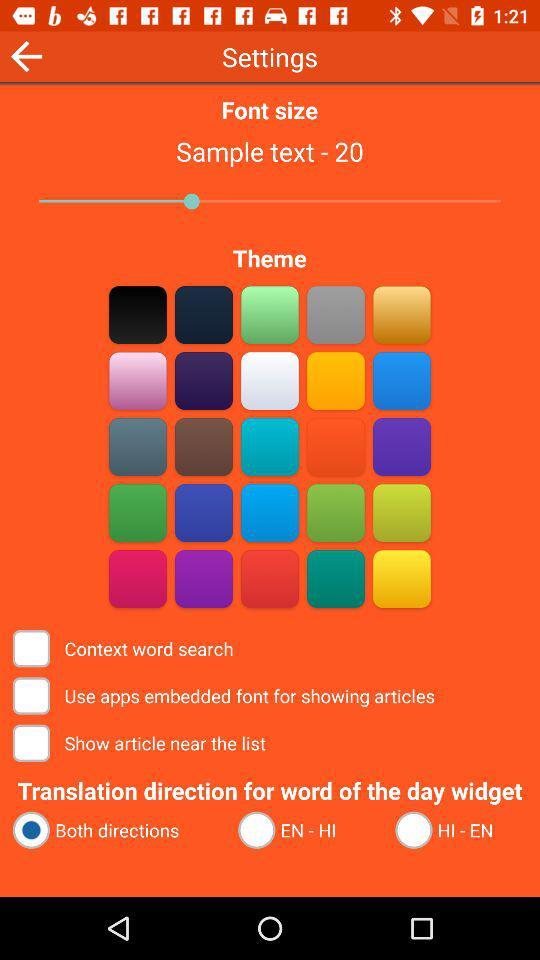 The width and height of the screenshot is (540, 960). I want to click on change app theme color, so click(335, 314).